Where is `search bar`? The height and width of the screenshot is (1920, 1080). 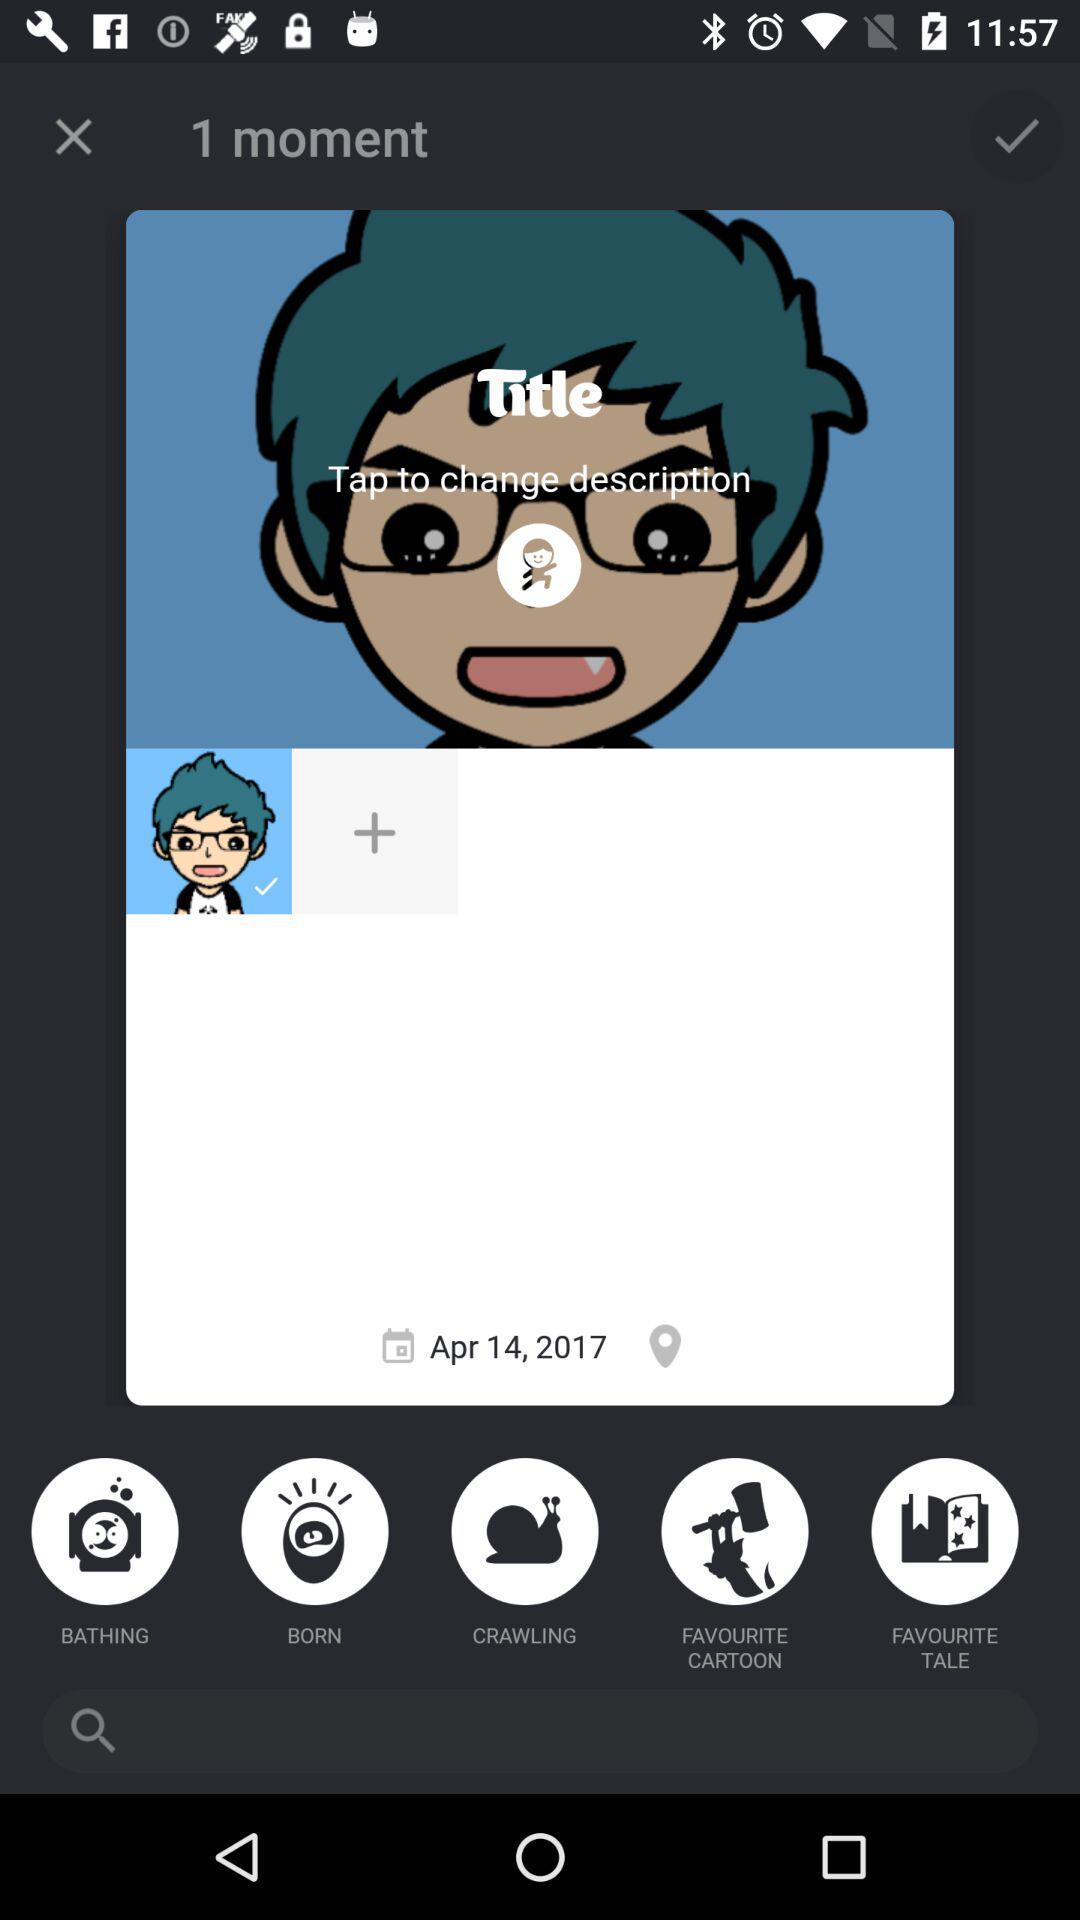 search bar is located at coordinates (540, 1730).